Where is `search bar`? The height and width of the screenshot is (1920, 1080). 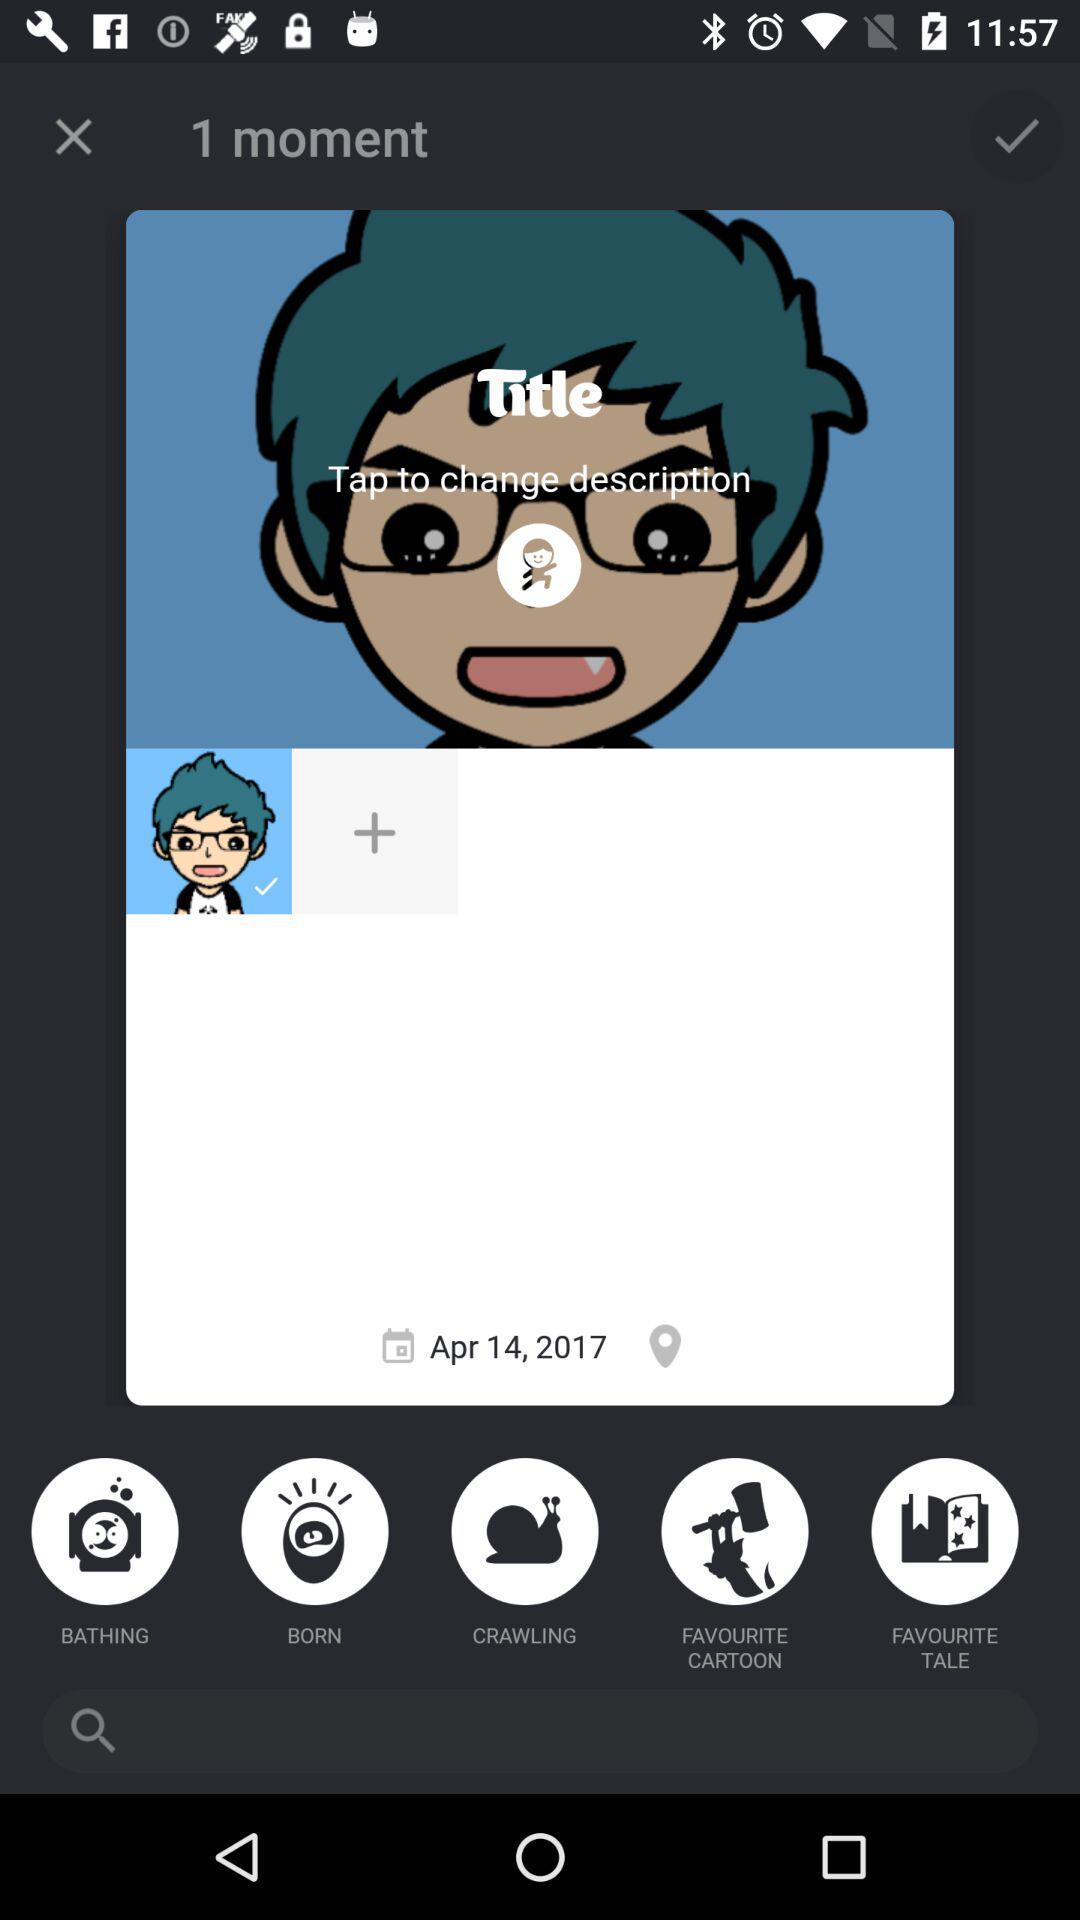 search bar is located at coordinates (540, 1730).